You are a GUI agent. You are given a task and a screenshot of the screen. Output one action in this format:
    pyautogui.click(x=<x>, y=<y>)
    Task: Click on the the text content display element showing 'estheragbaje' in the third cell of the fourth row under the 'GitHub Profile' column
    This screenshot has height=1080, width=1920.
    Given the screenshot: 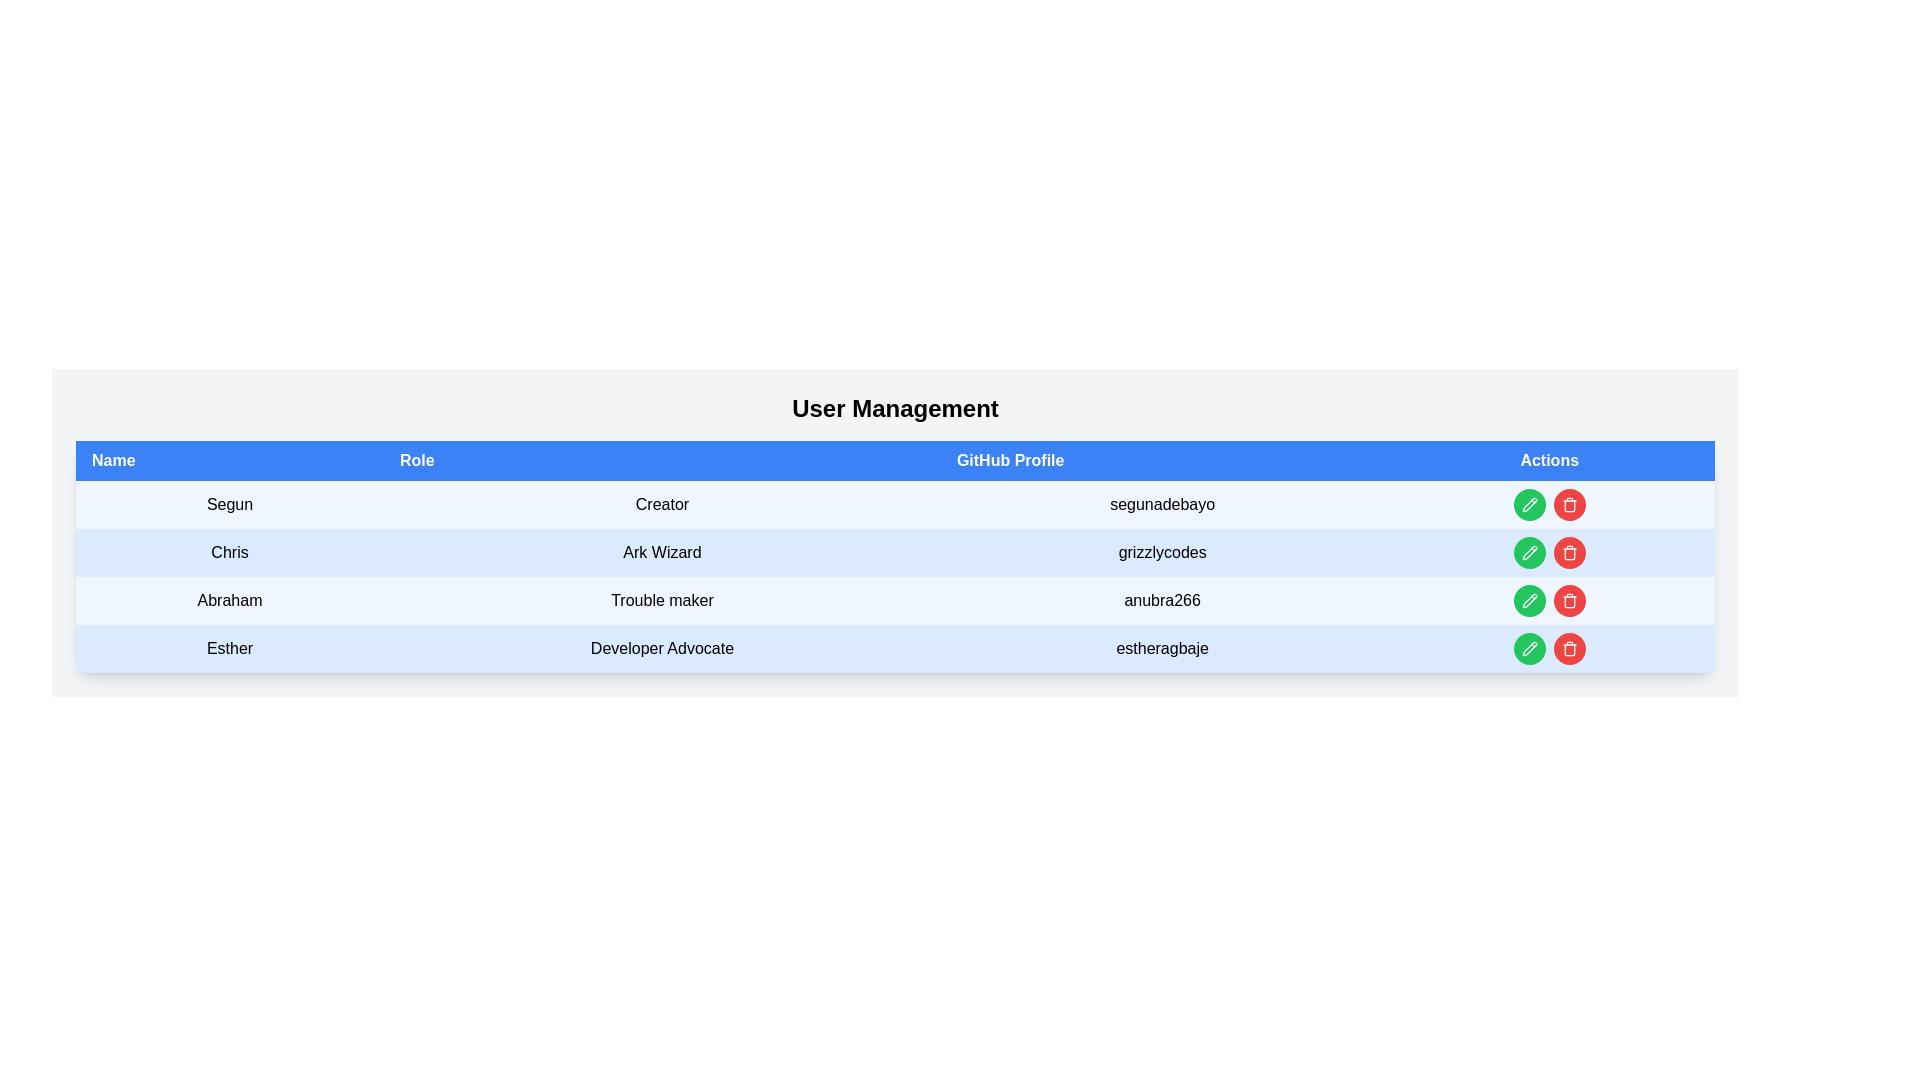 What is the action you would take?
    pyautogui.click(x=1162, y=648)
    